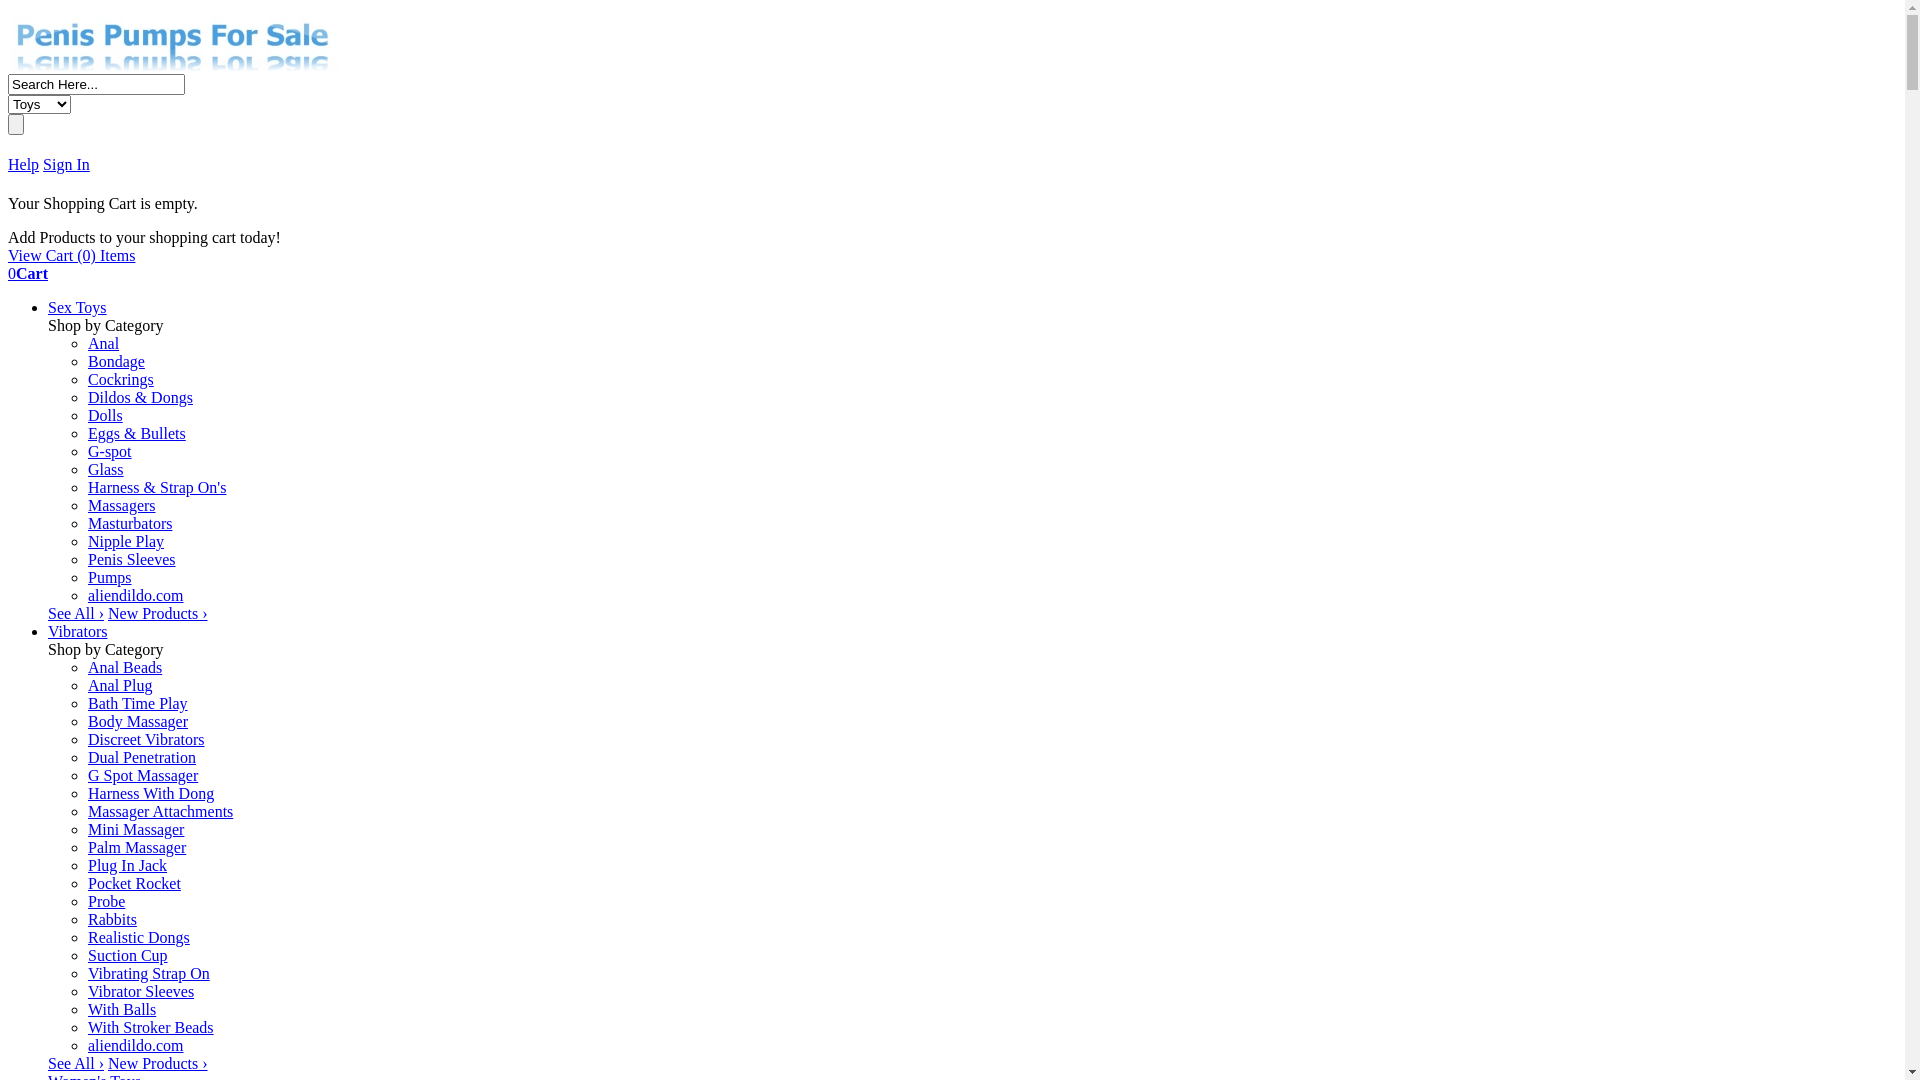  What do you see at coordinates (124, 541) in the screenshot?
I see `'Nipple Play'` at bounding box center [124, 541].